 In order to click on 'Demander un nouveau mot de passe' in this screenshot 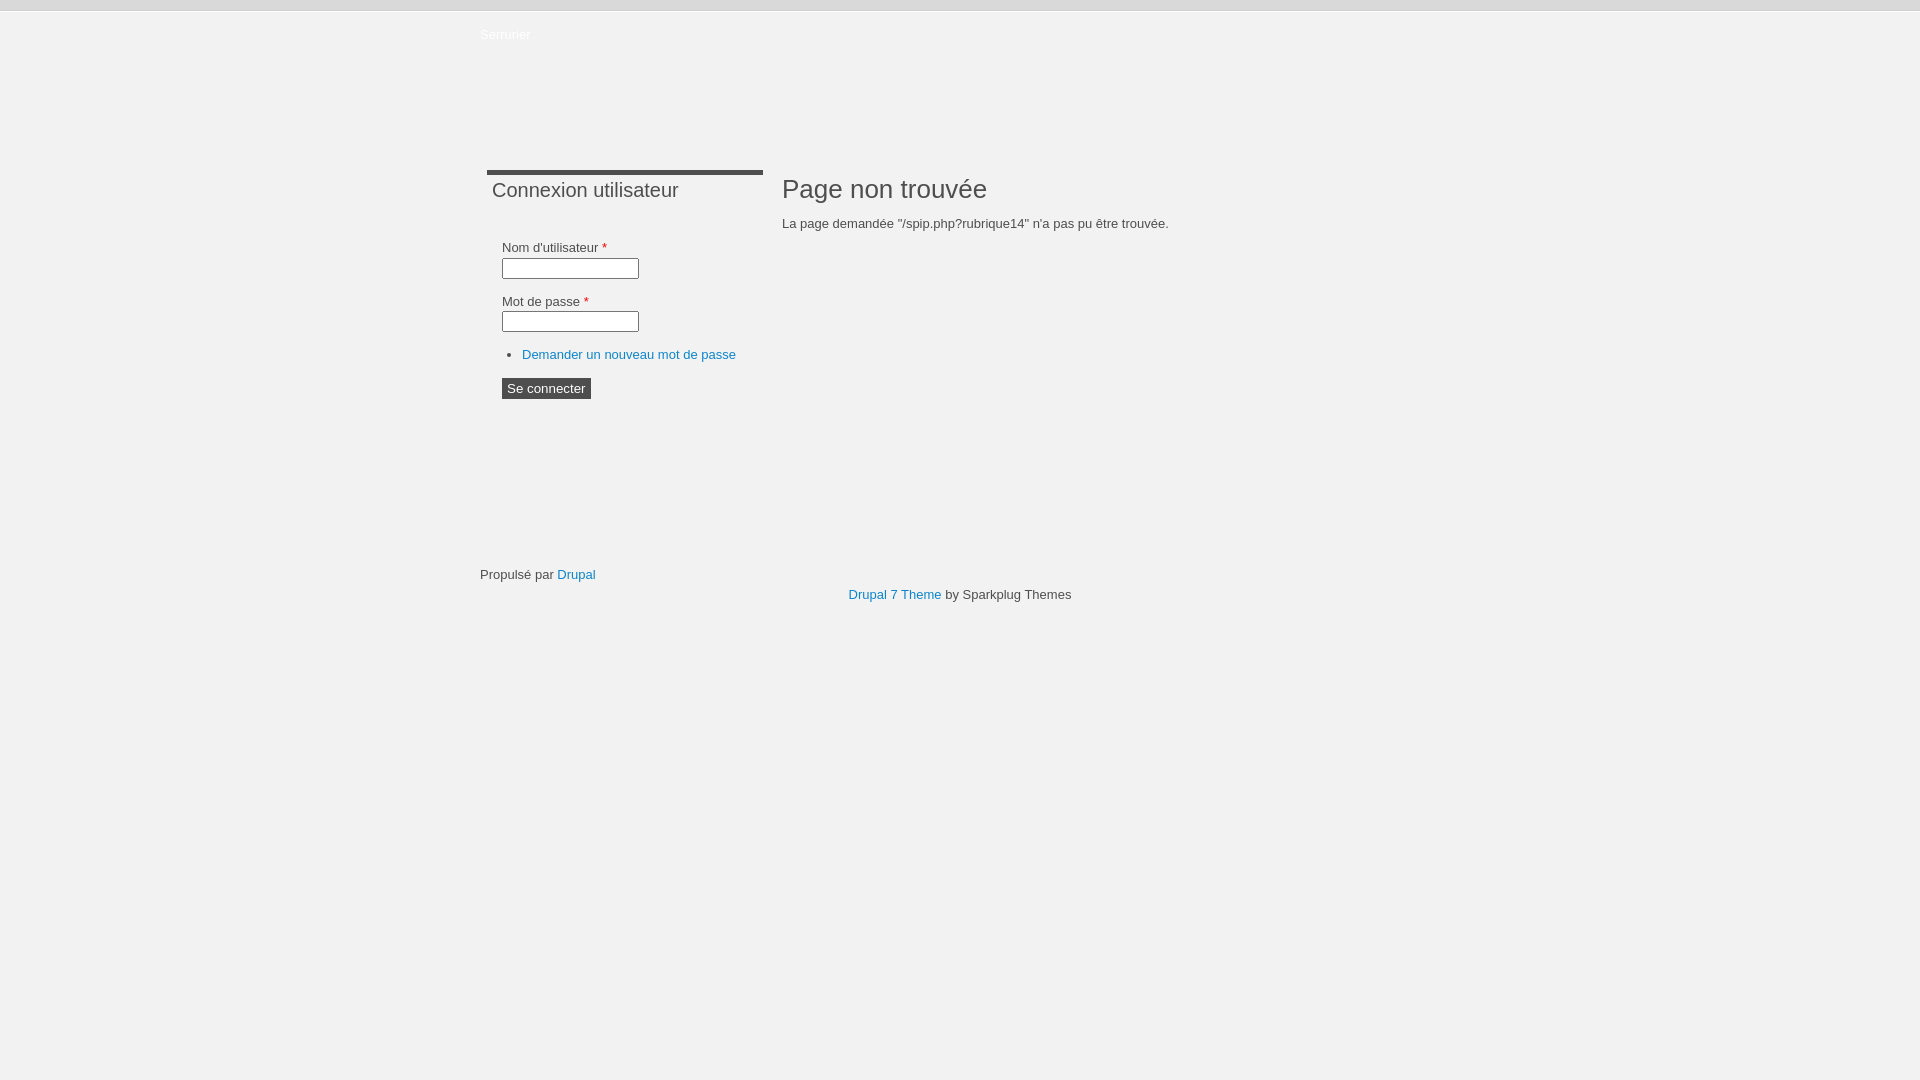, I will do `click(627, 353)`.